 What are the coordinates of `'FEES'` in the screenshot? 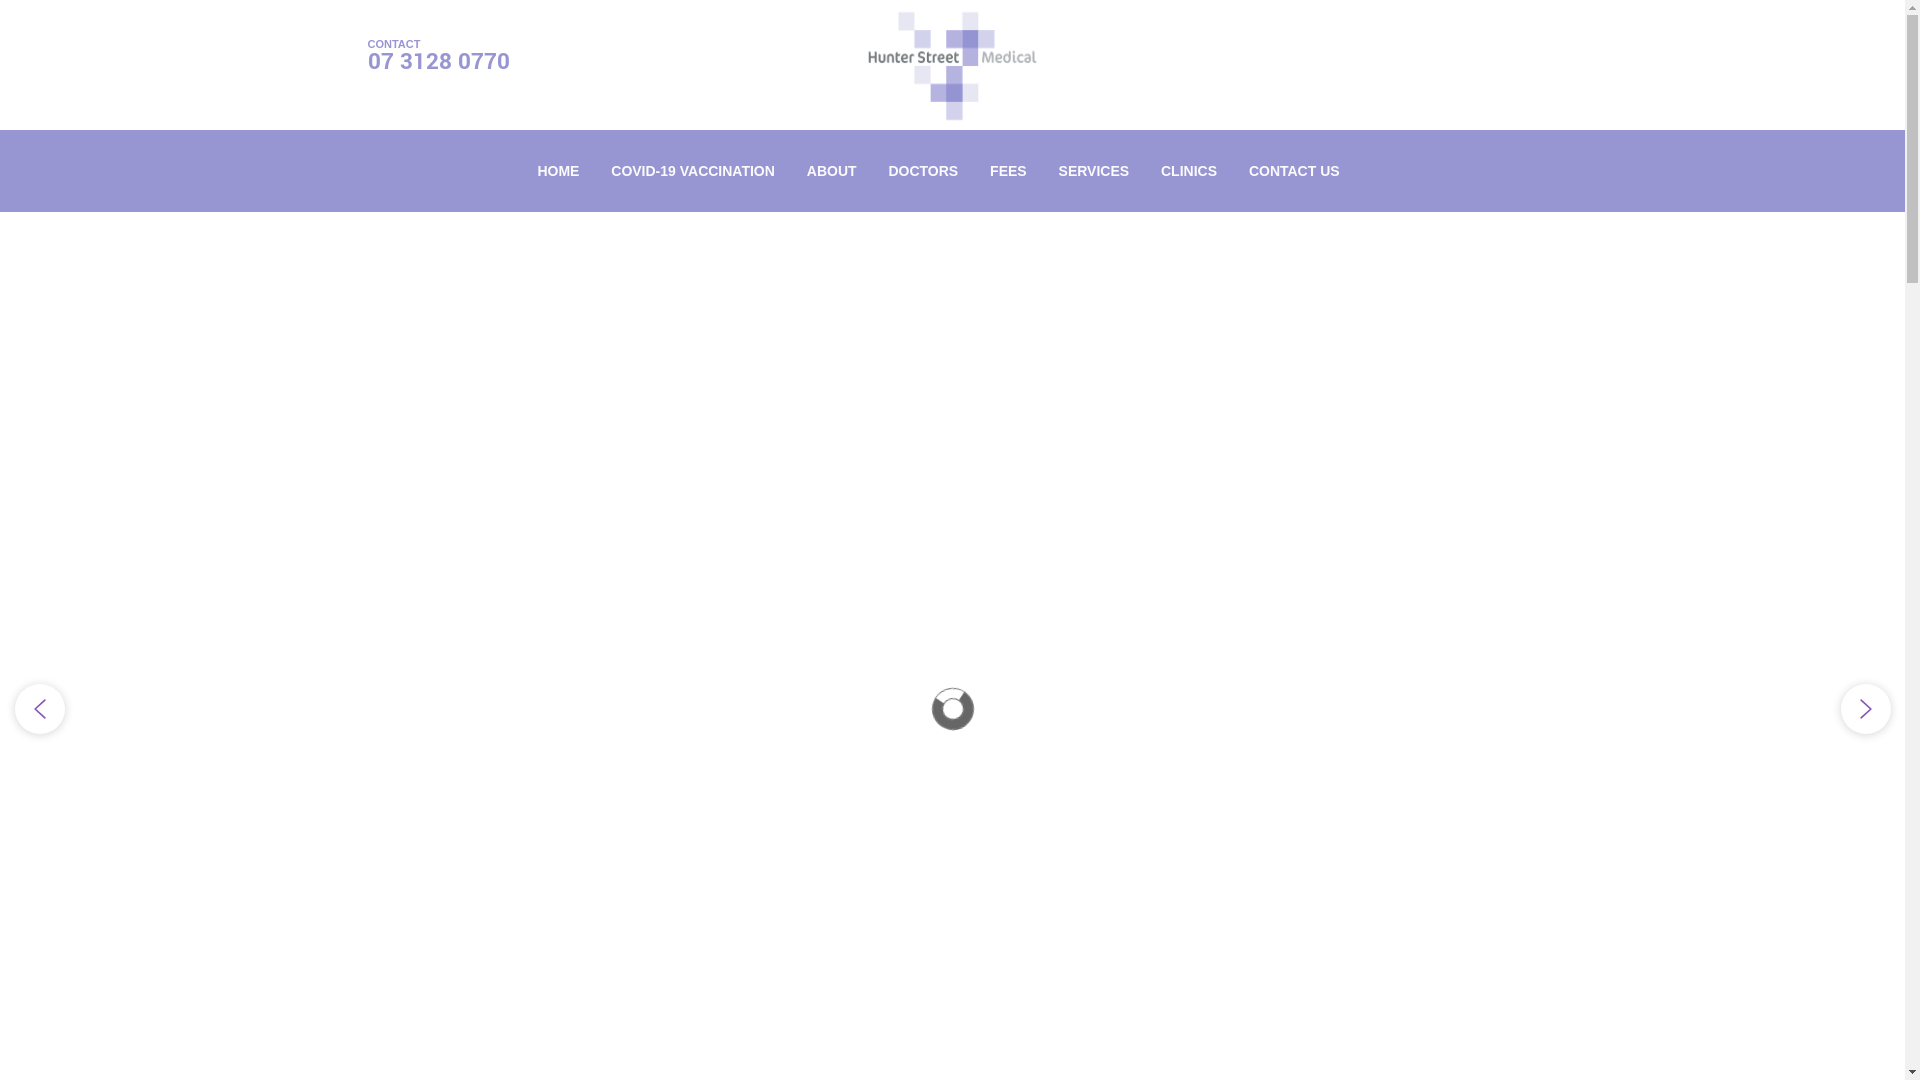 It's located at (1008, 169).